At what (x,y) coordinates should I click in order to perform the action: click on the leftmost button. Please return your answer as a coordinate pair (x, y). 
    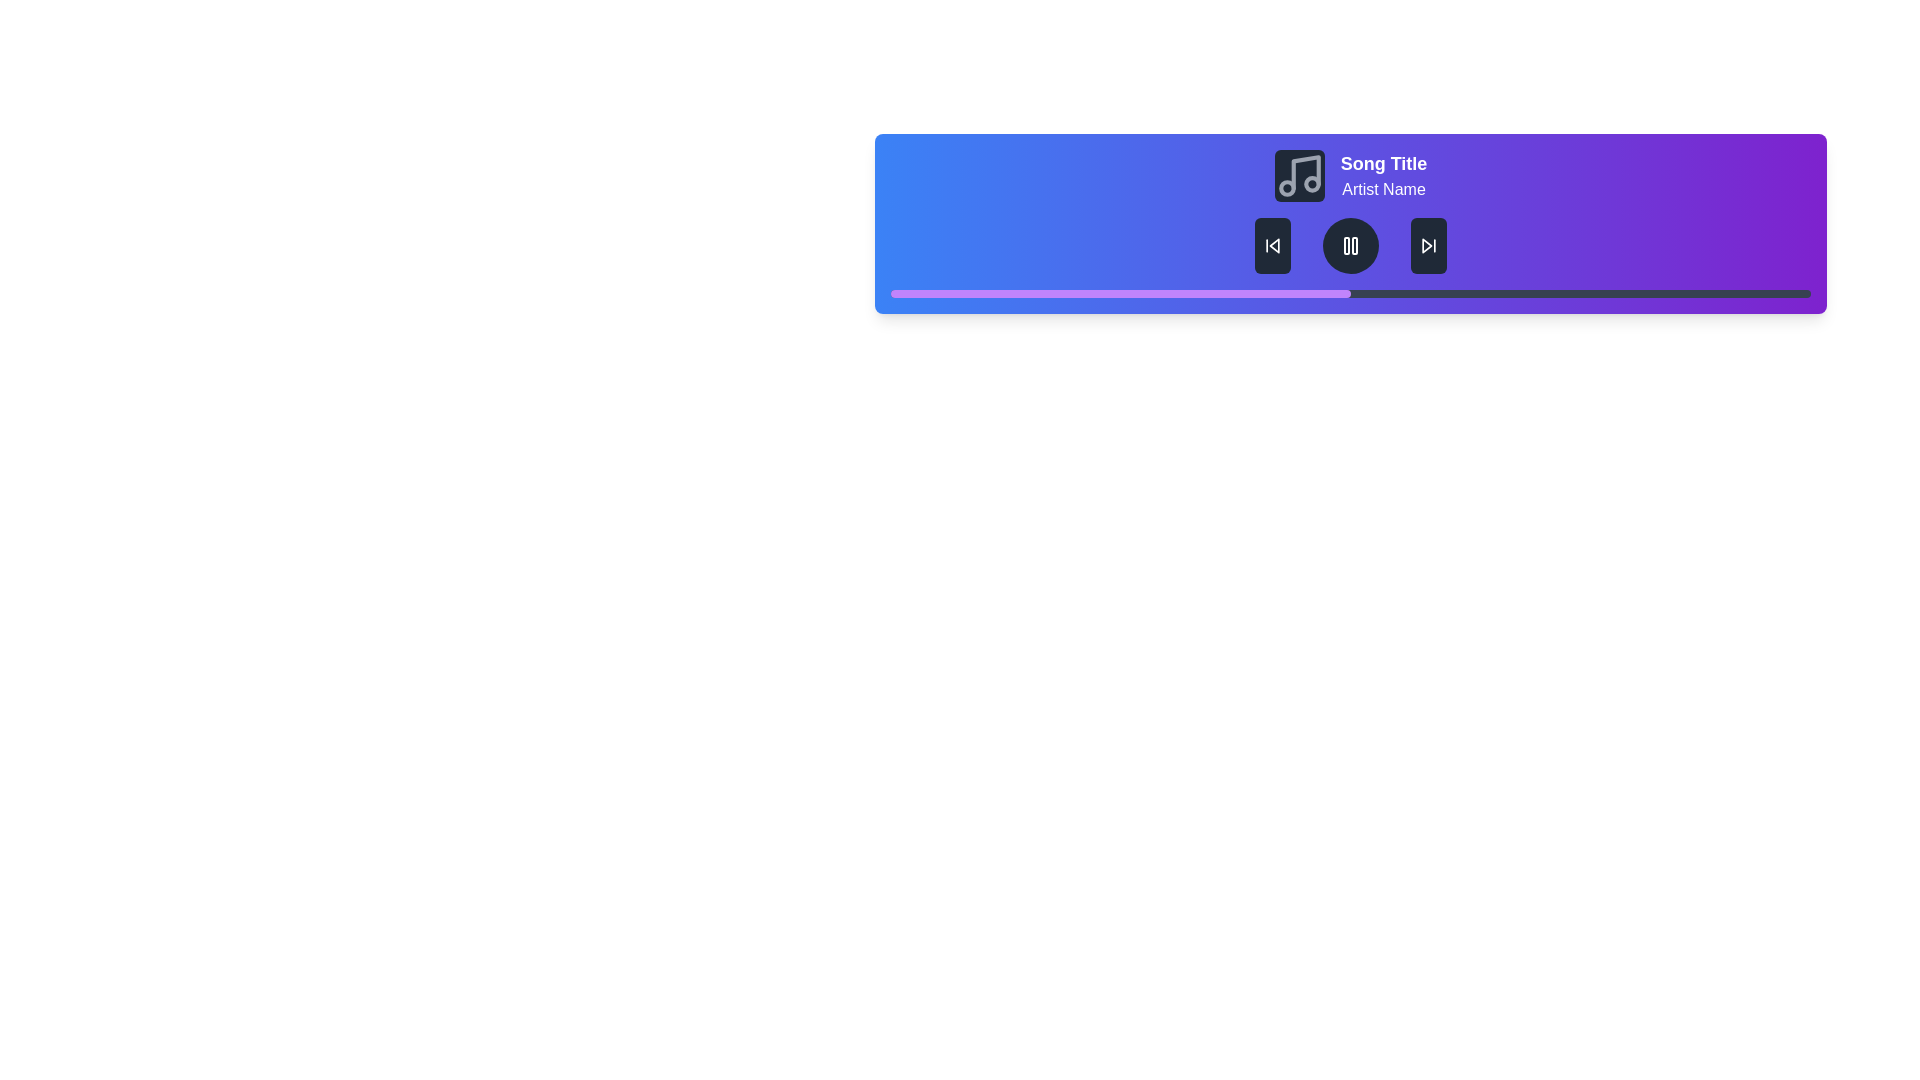
    Looking at the image, I should click on (1271, 245).